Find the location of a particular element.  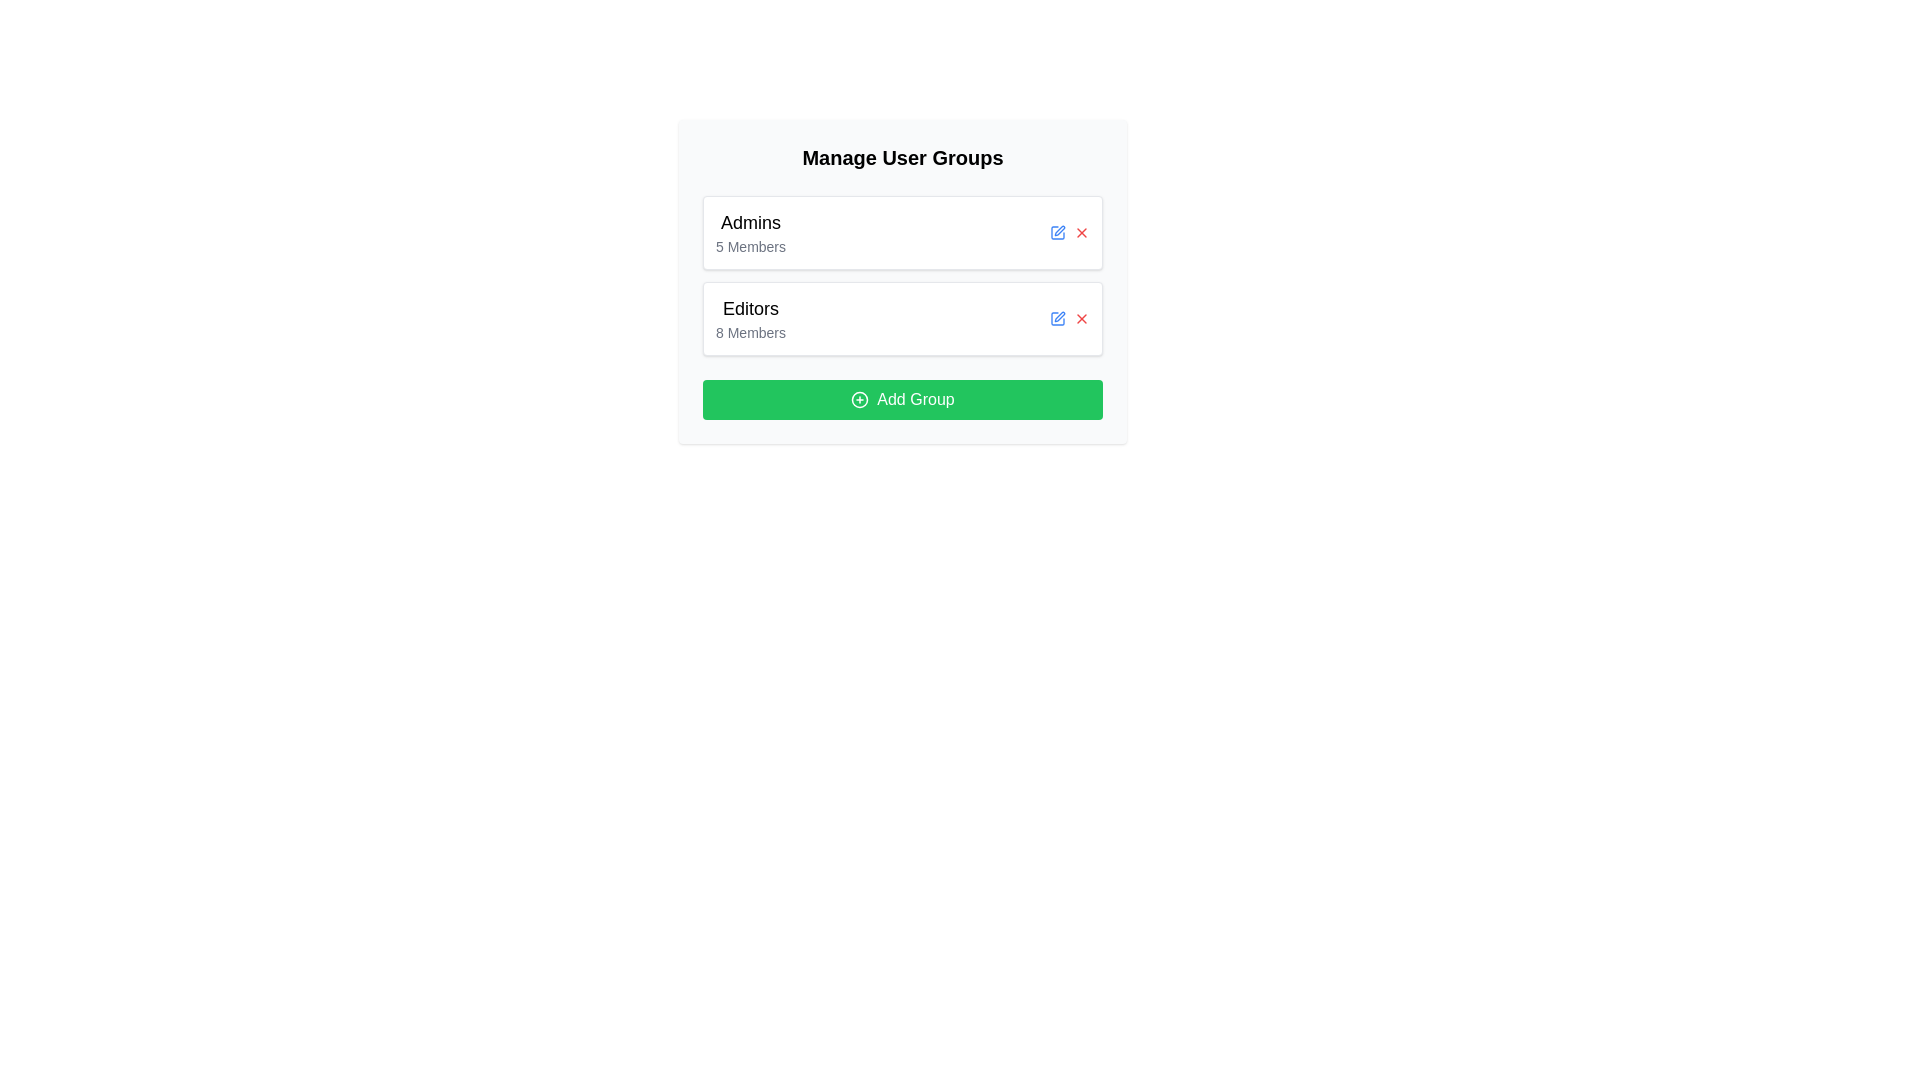

the delete icon in the icon group located to the right of the 'Editors' row, which displays a red close icon is located at coordinates (1069, 318).